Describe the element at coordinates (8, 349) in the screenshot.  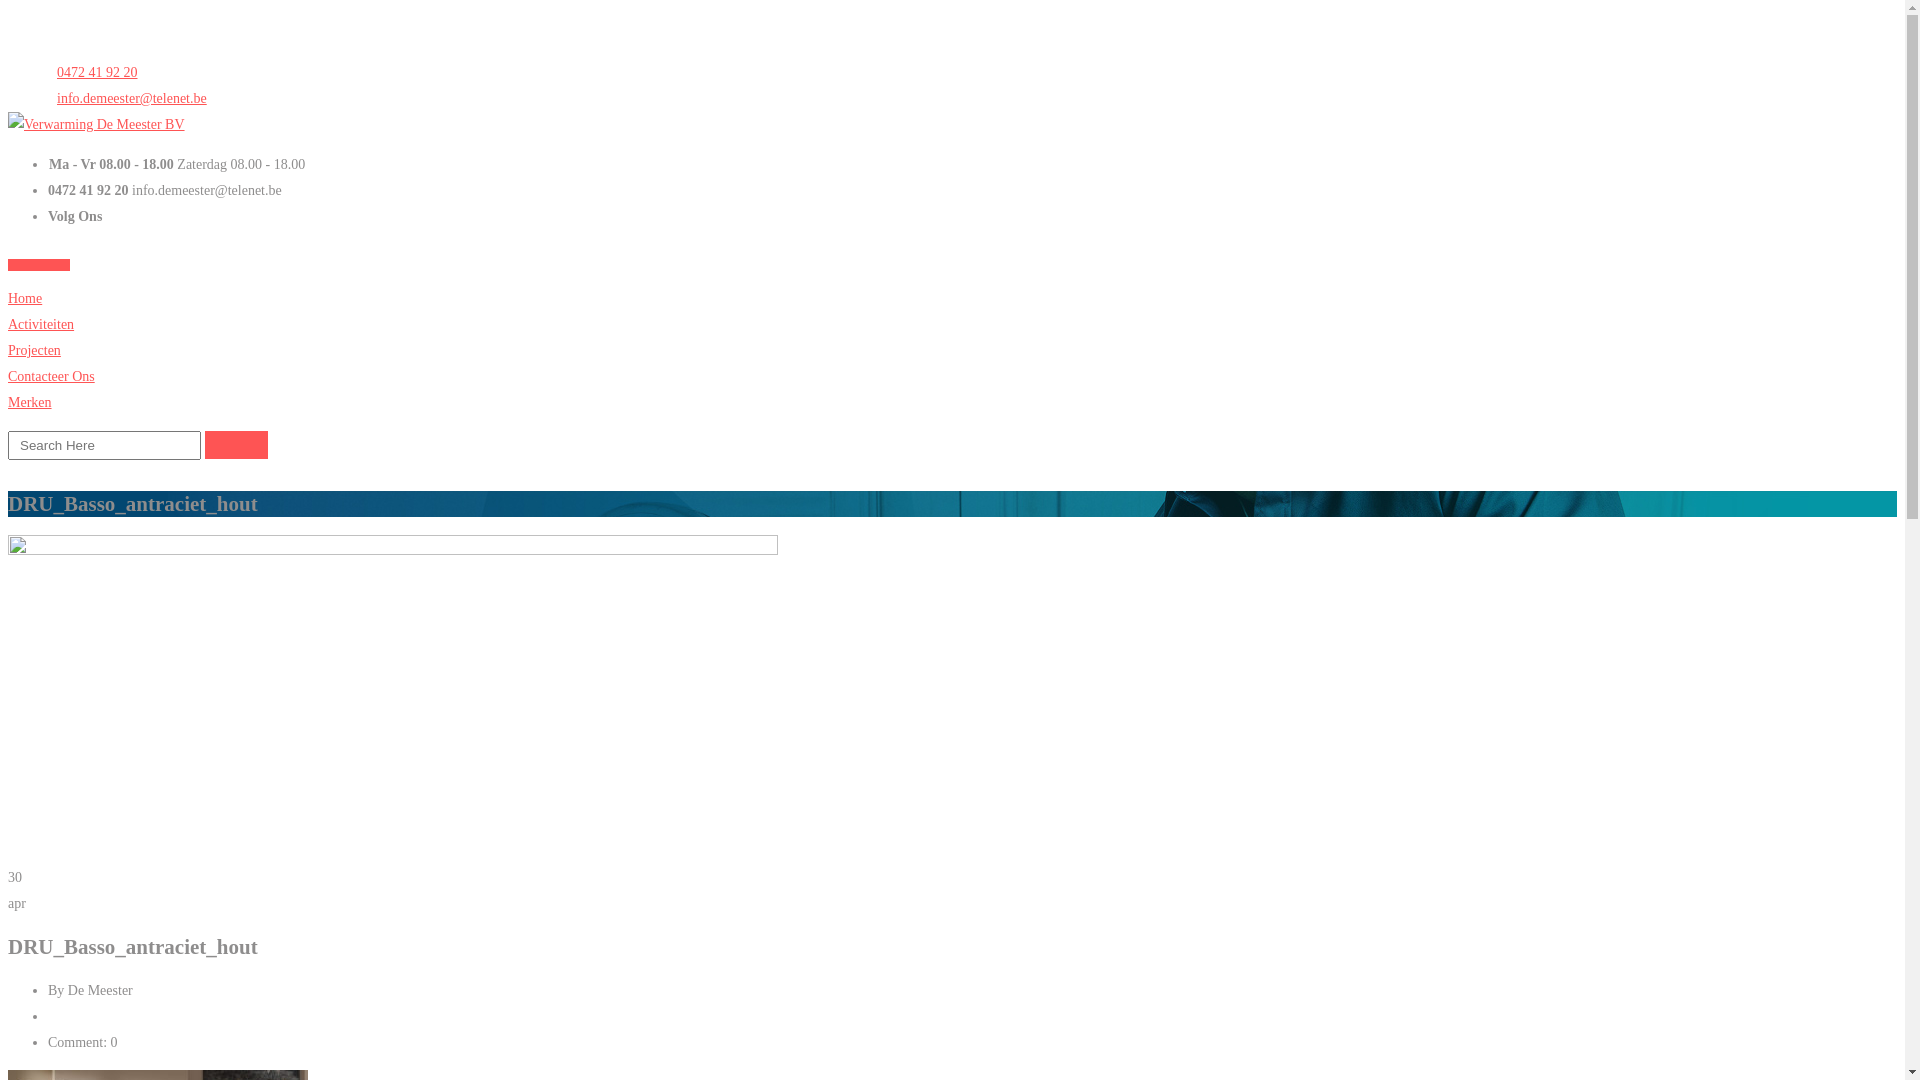
I see `'Projecten'` at that location.